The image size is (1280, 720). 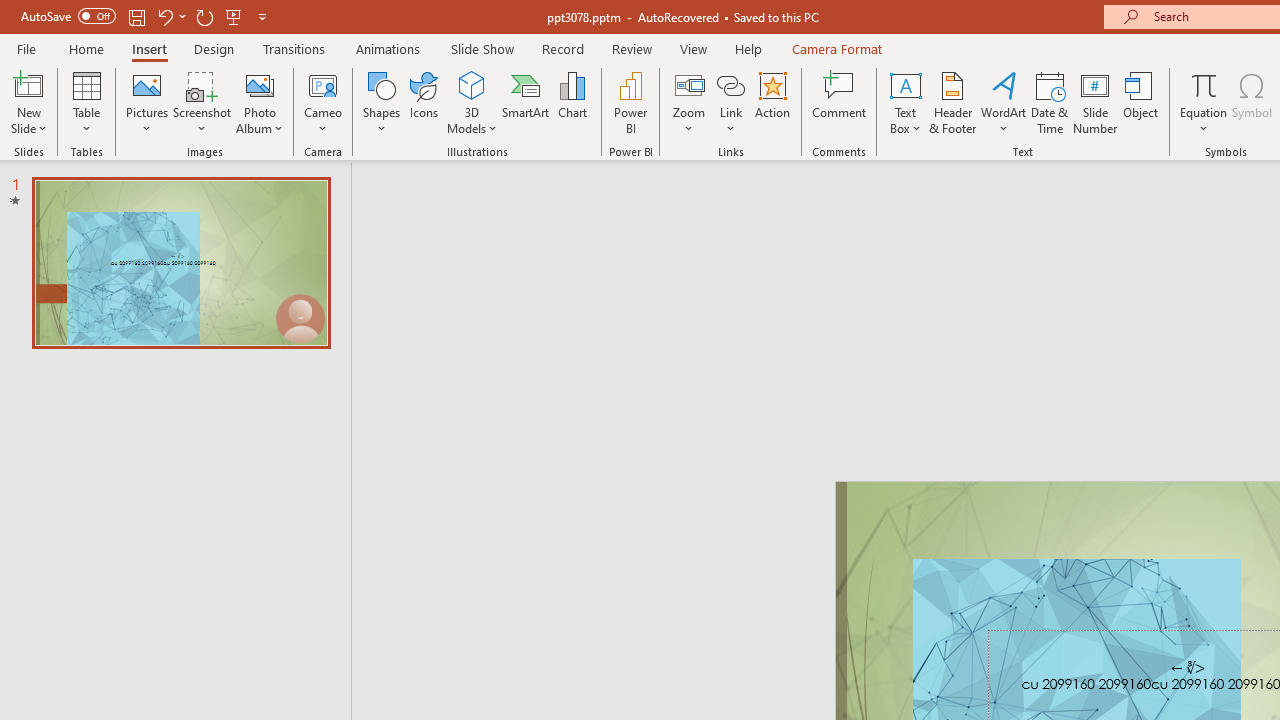 I want to click on 'Table', so click(x=86, y=103).